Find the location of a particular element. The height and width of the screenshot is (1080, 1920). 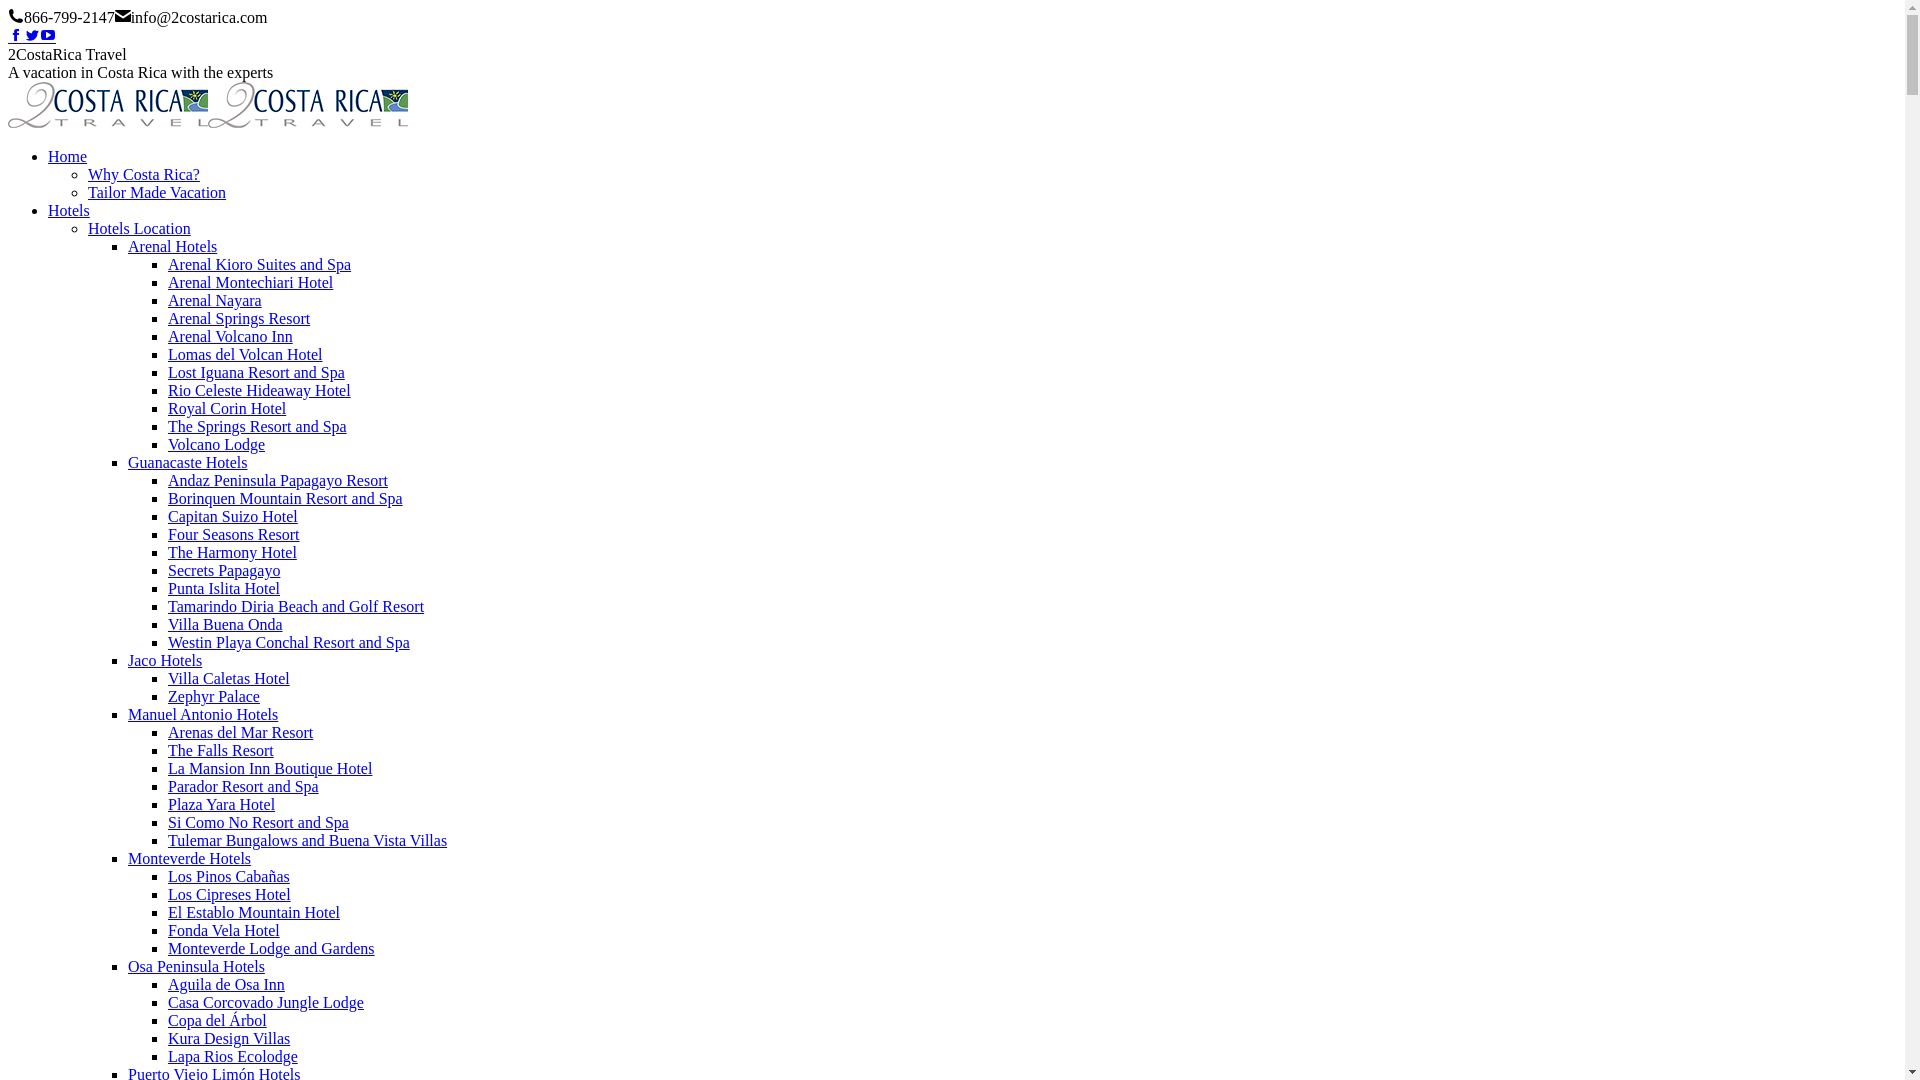

'The Springs Resort and Spa' is located at coordinates (168, 425).